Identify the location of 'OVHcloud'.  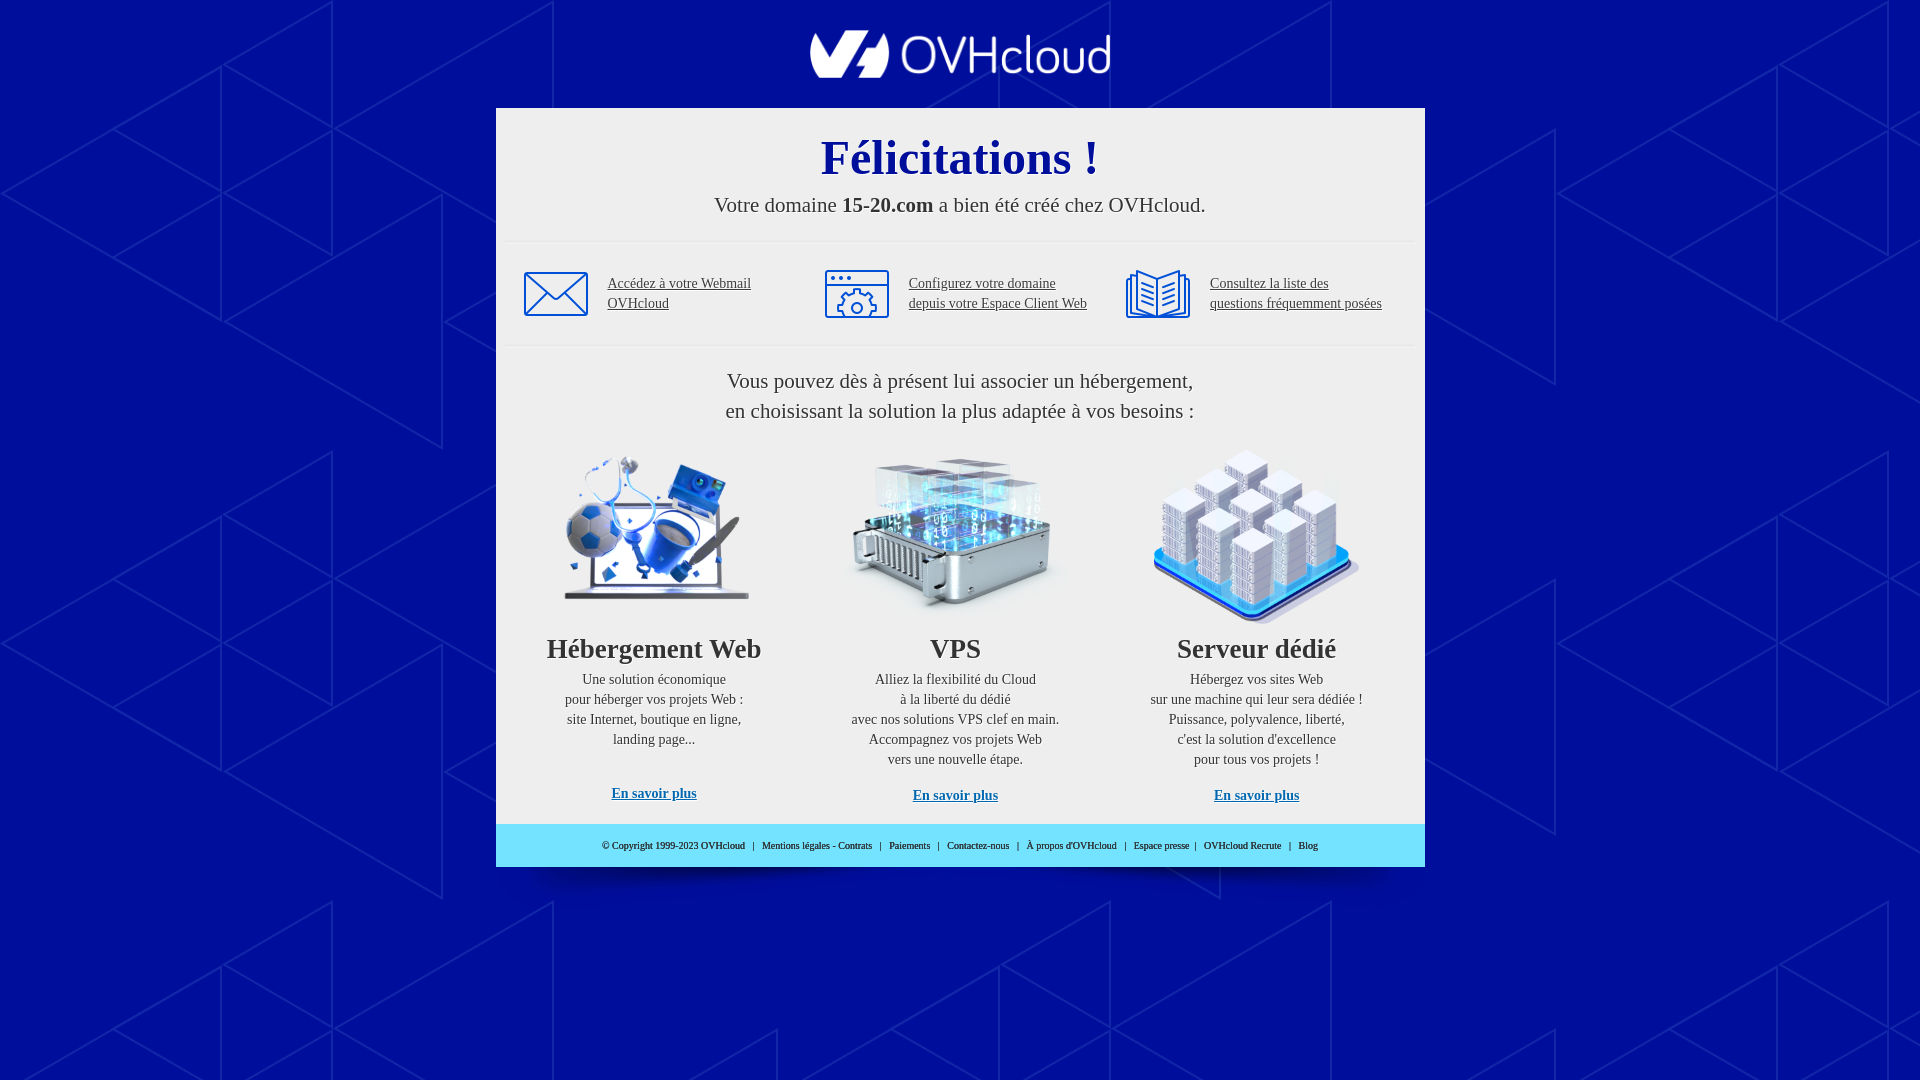
(960, 71).